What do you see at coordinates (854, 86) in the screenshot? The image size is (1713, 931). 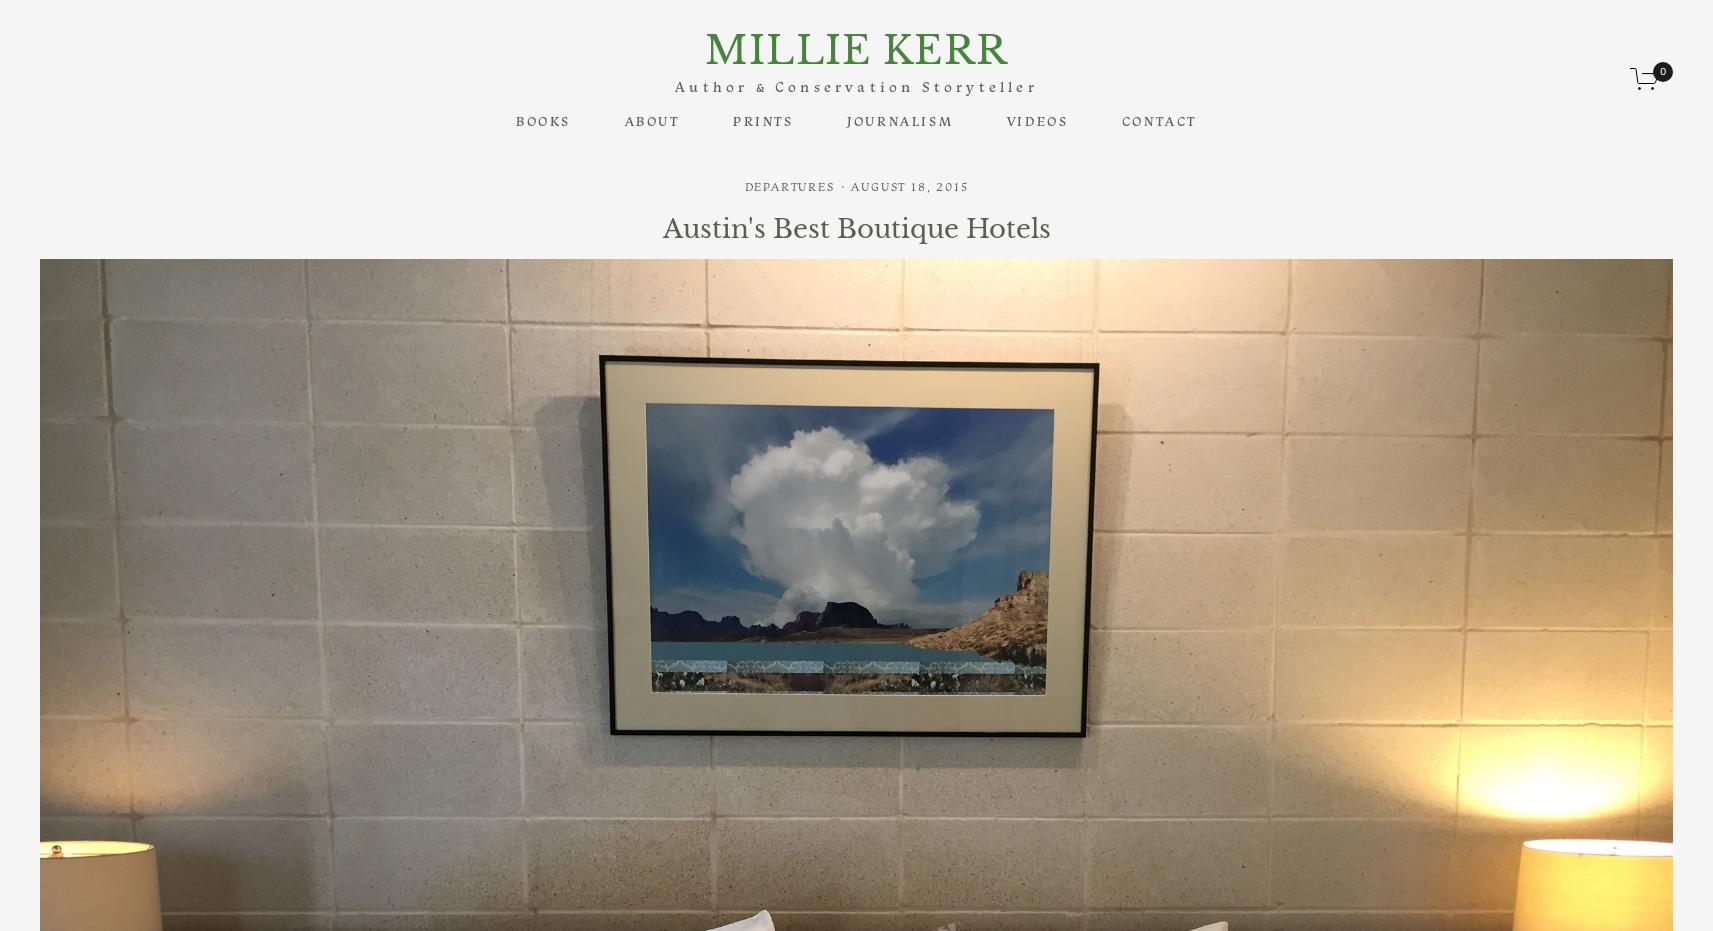 I see `'Author & Conservation Storyteller'` at bounding box center [854, 86].